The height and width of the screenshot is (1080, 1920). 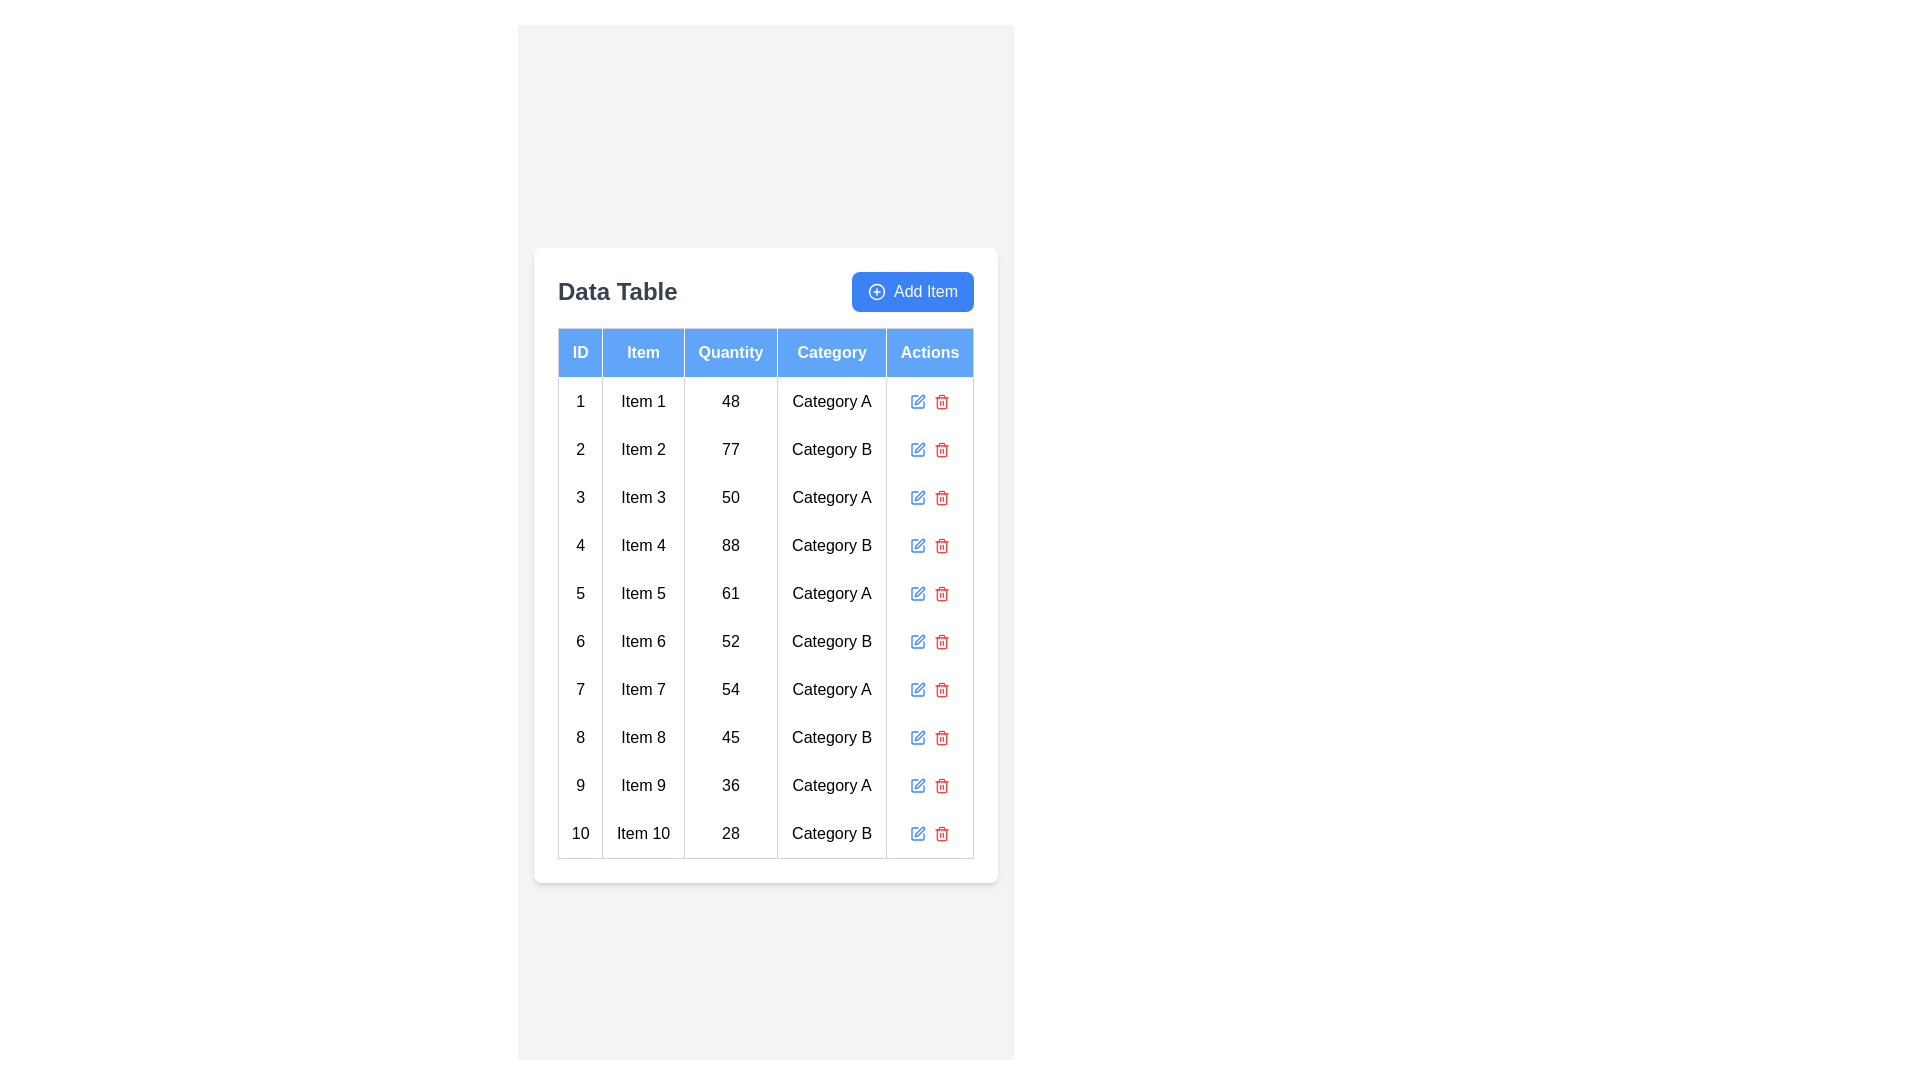 I want to click on the numeric display field for 'Item 3' in the table, so click(x=729, y=496).